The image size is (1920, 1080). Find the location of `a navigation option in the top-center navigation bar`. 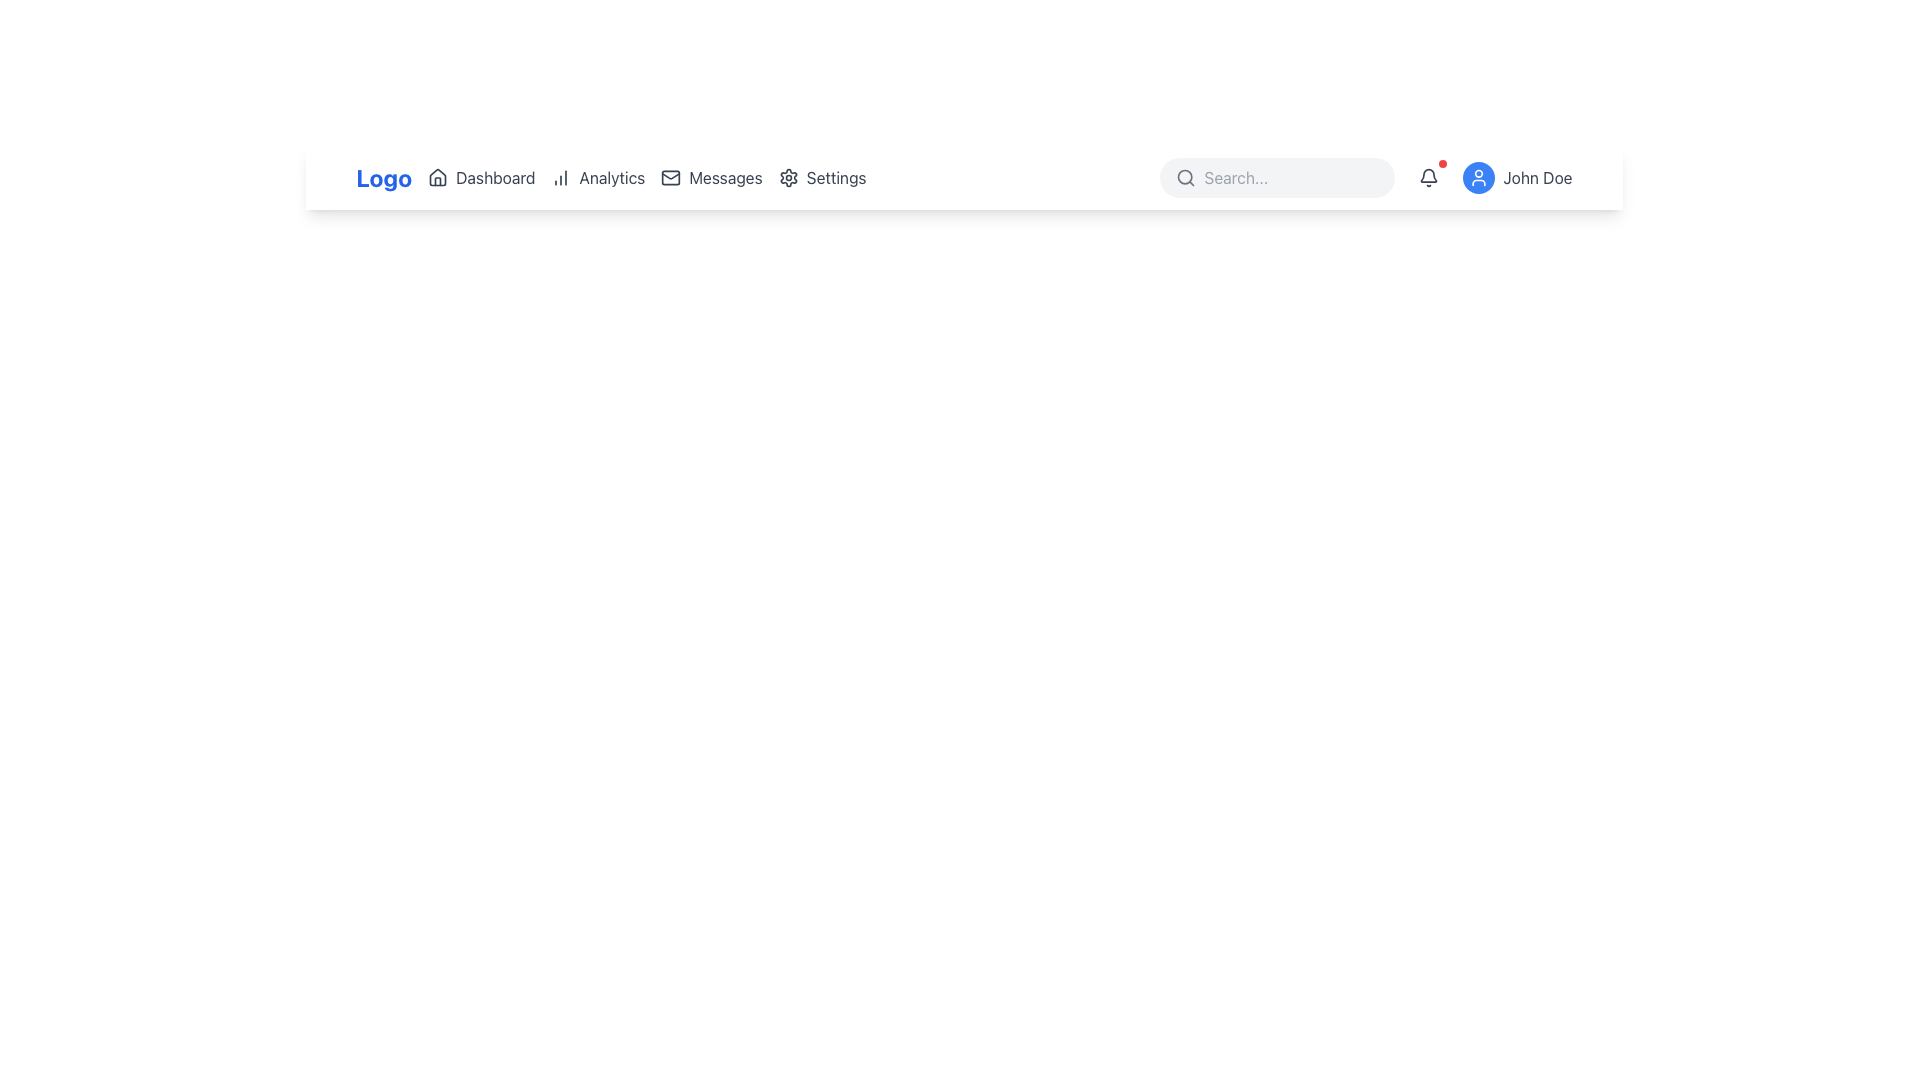

a navigation option in the top-center navigation bar is located at coordinates (964, 176).